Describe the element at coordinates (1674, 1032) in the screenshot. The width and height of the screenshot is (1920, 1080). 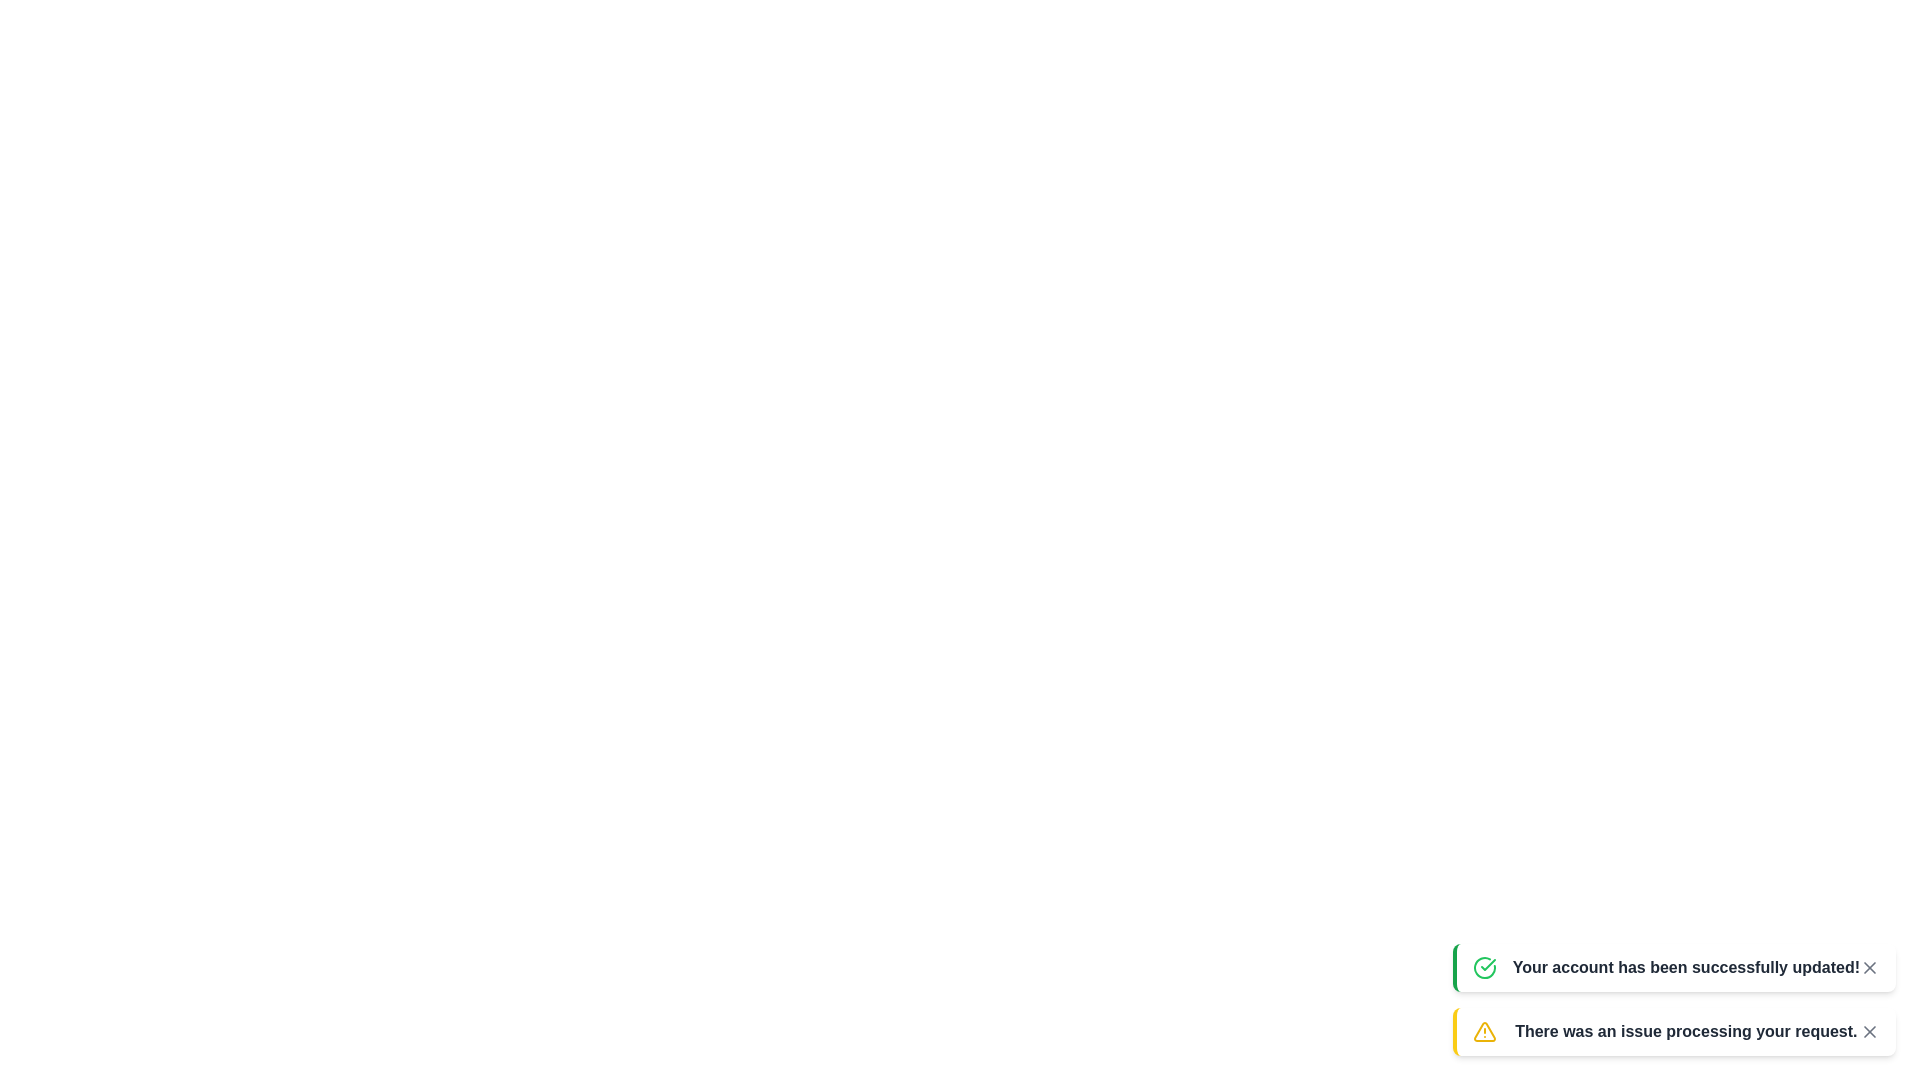
I see `the notification with message 'There was an issue processing your request.'` at that location.